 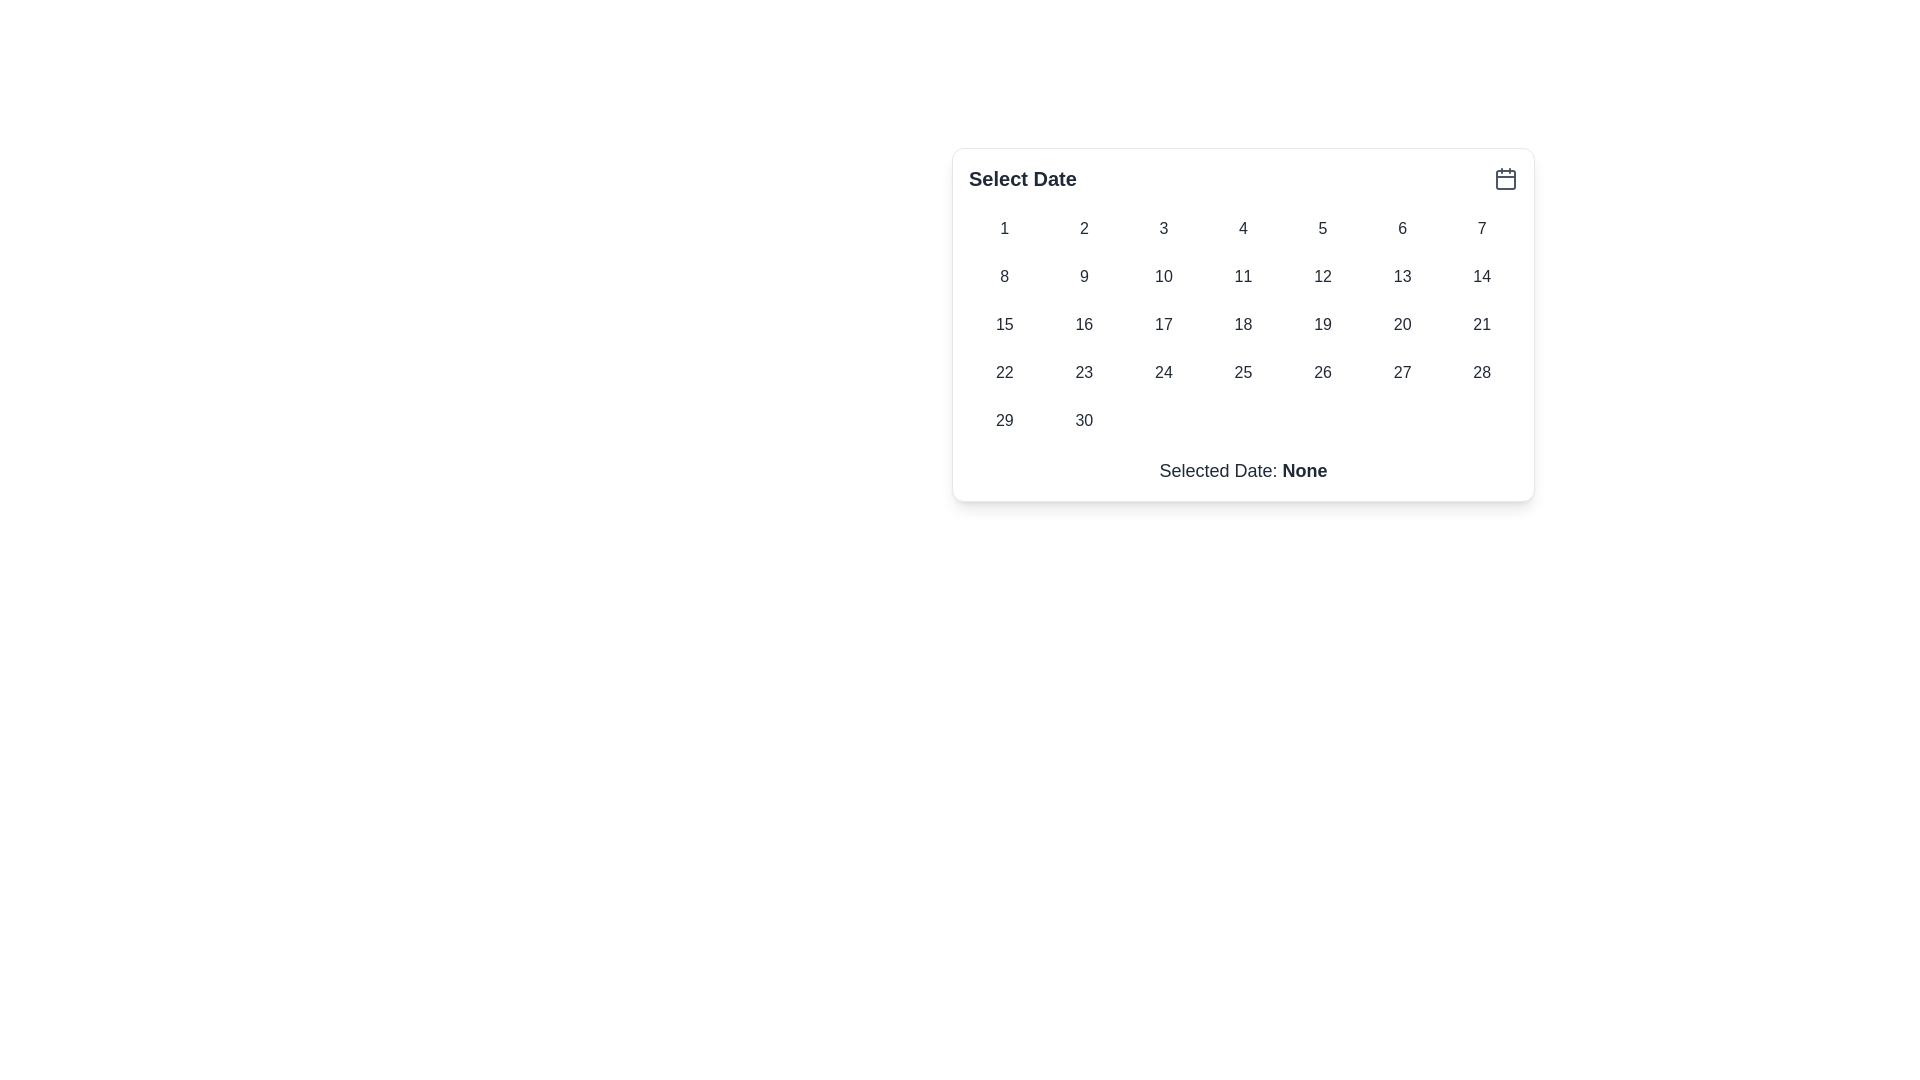 What do you see at coordinates (1022, 177) in the screenshot?
I see `the bold text label reading 'Select Date' positioned in the upper-left corner of the calendar interface` at bounding box center [1022, 177].